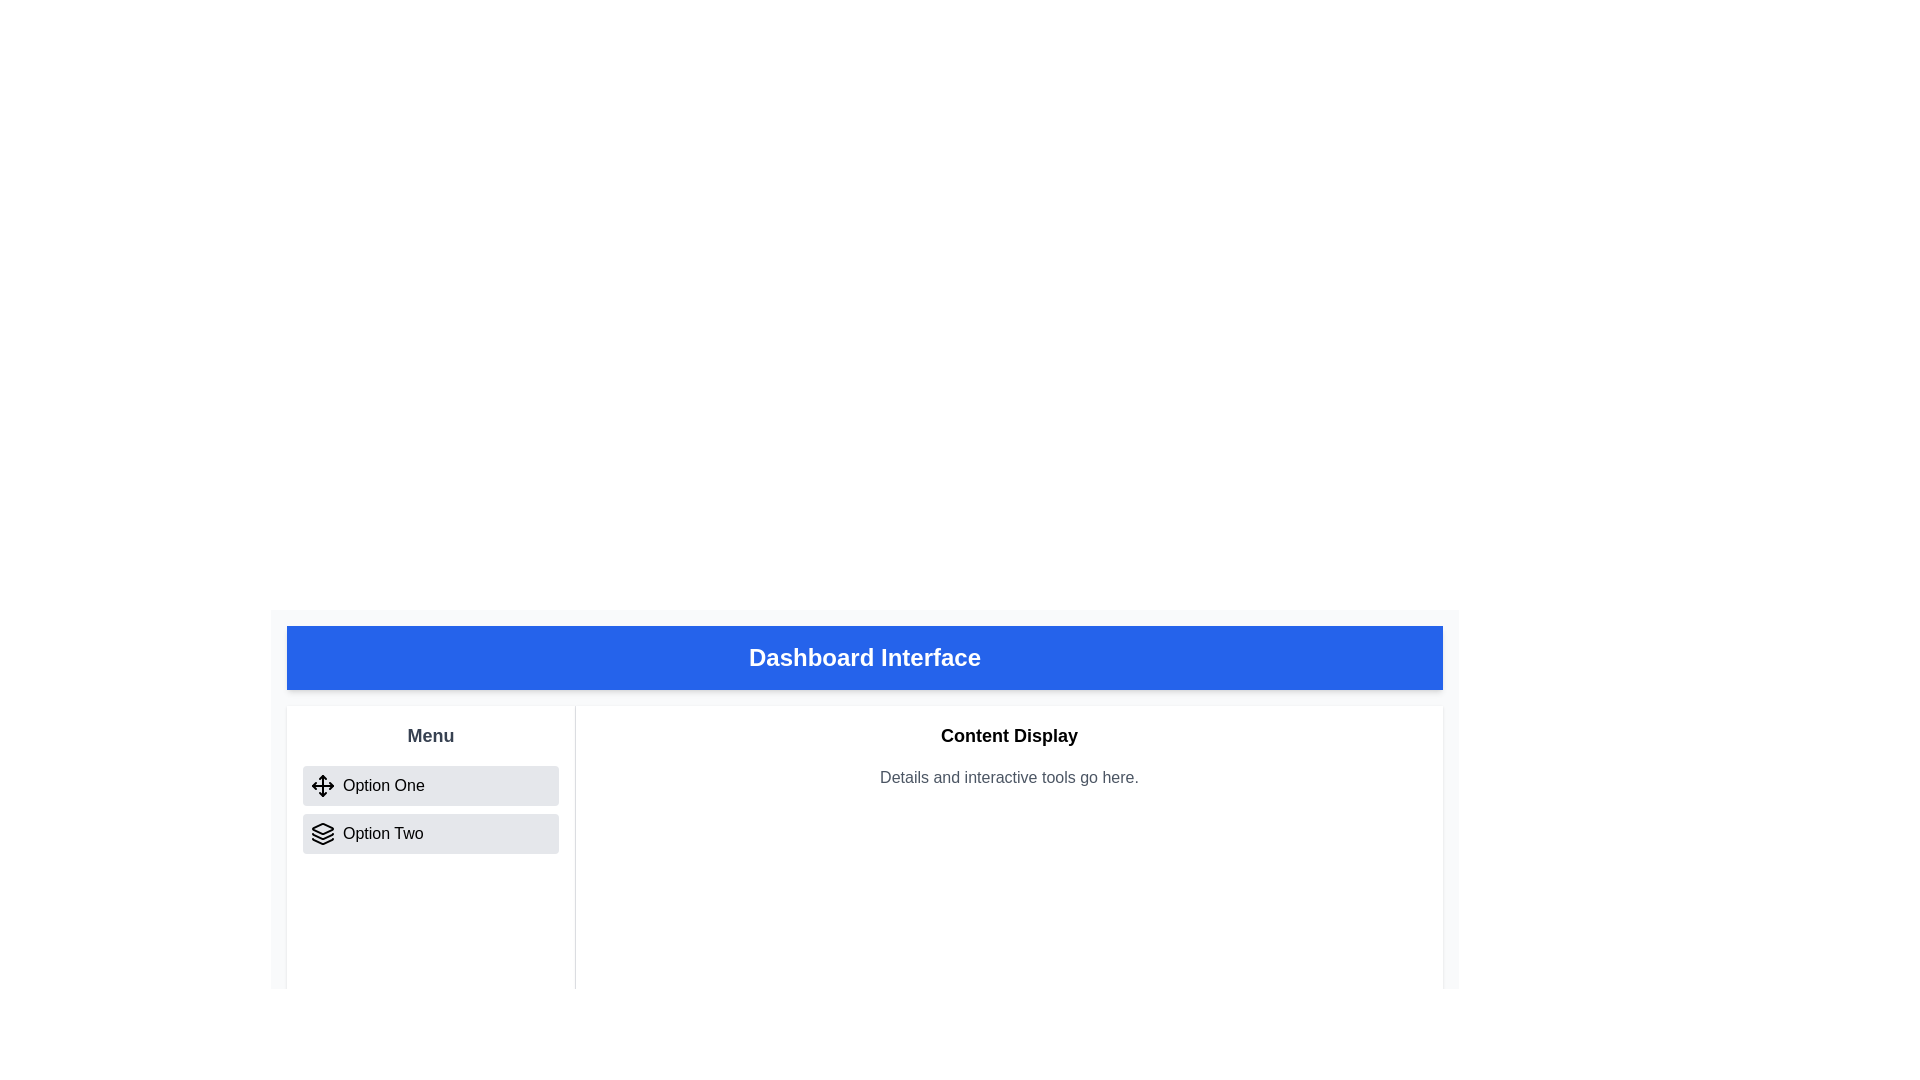  What do you see at coordinates (1009, 736) in the screenshot?
I see `the static text label 'Content Display' which is prominently styled in bold and larger size, located centrally below the blue header bar on a white background` at bounding box center [1009, 736].